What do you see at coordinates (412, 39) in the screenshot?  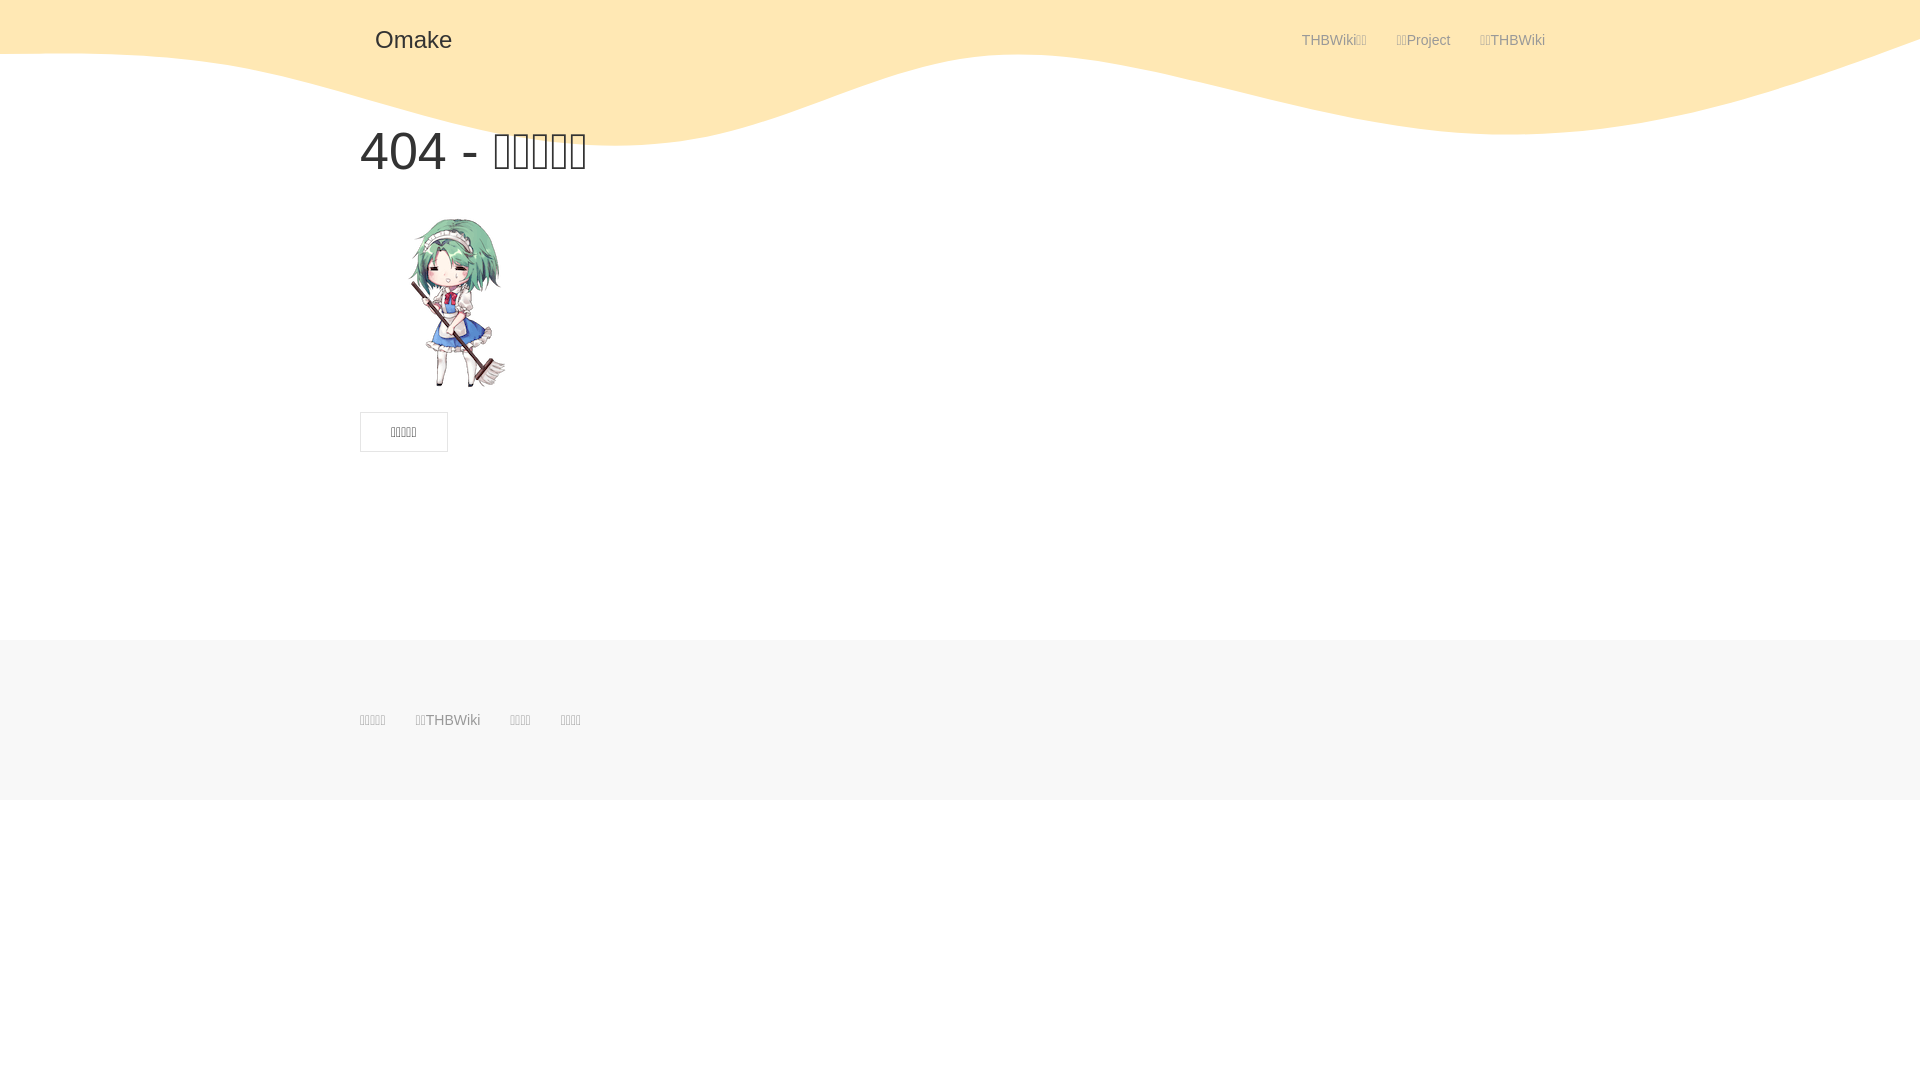 I see `'Omake'` at bounding box center [412, 39].